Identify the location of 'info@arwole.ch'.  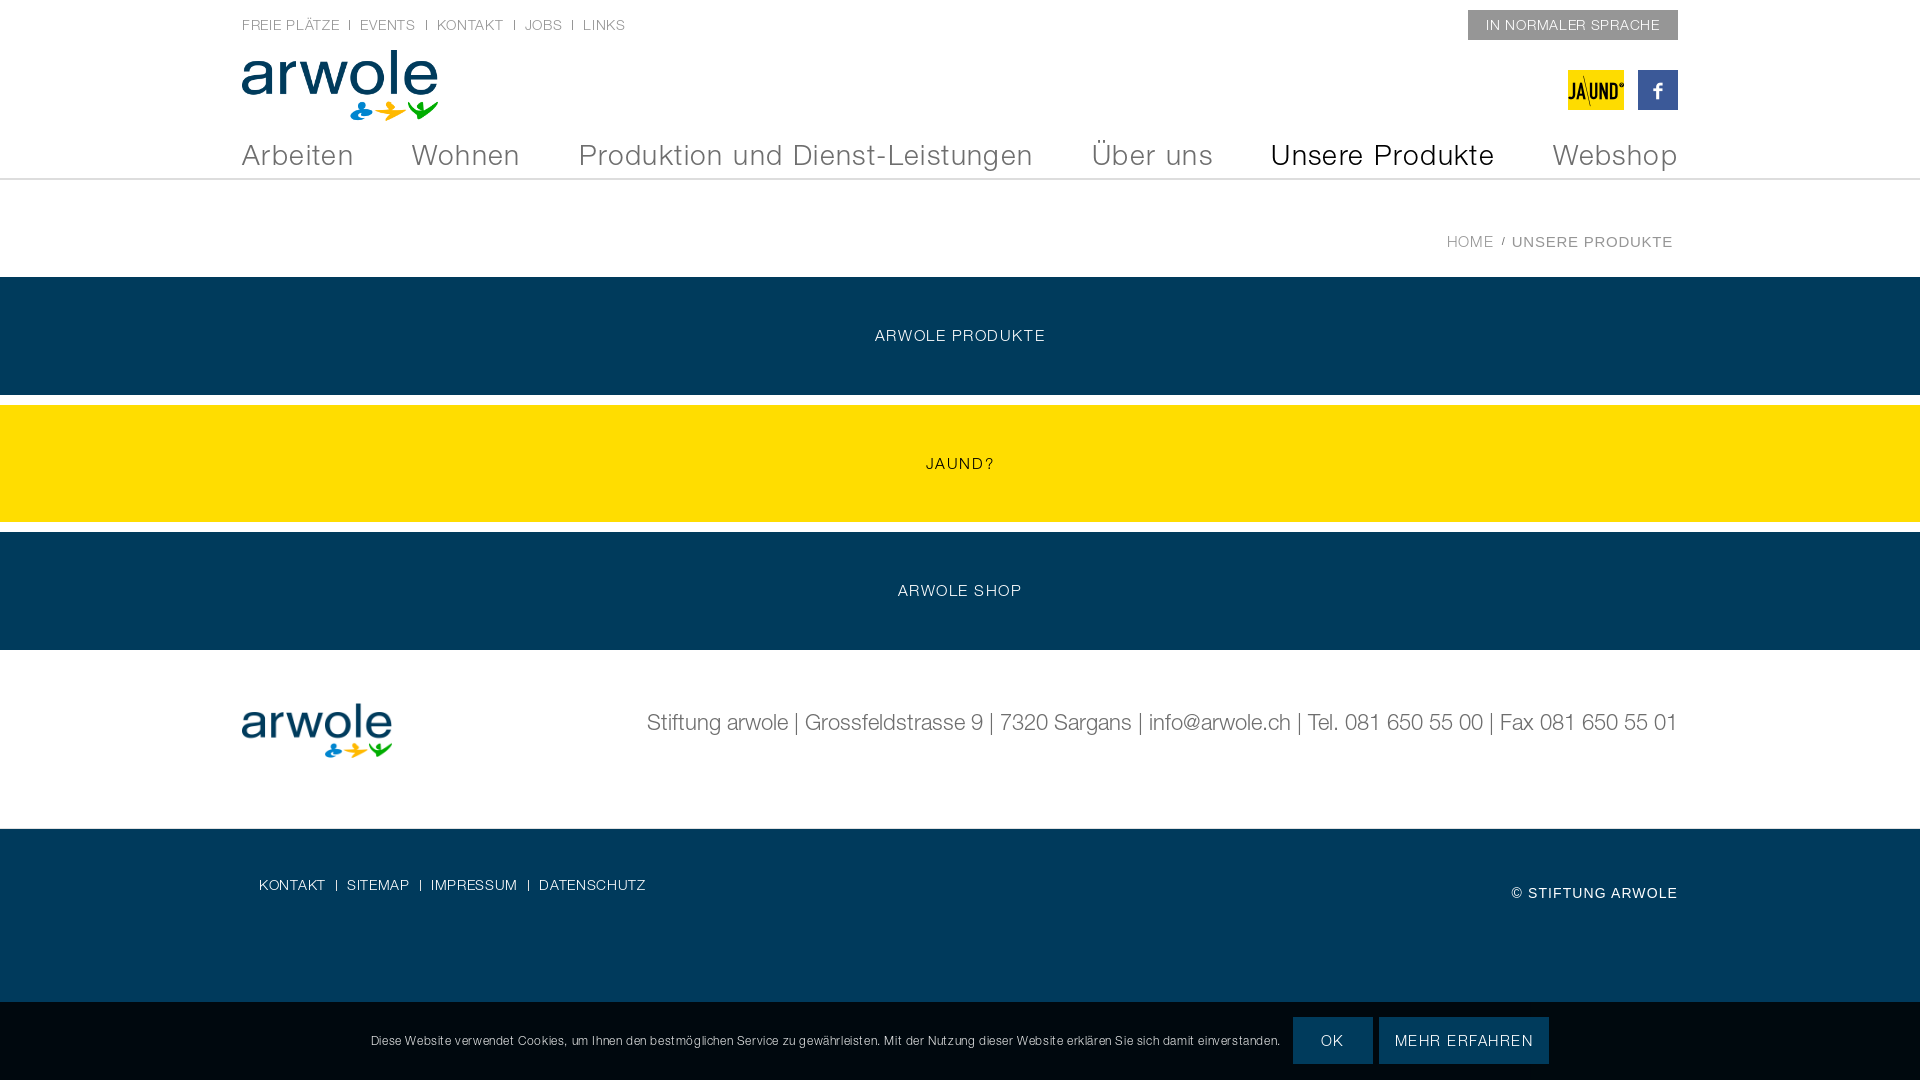
(1148, 721).